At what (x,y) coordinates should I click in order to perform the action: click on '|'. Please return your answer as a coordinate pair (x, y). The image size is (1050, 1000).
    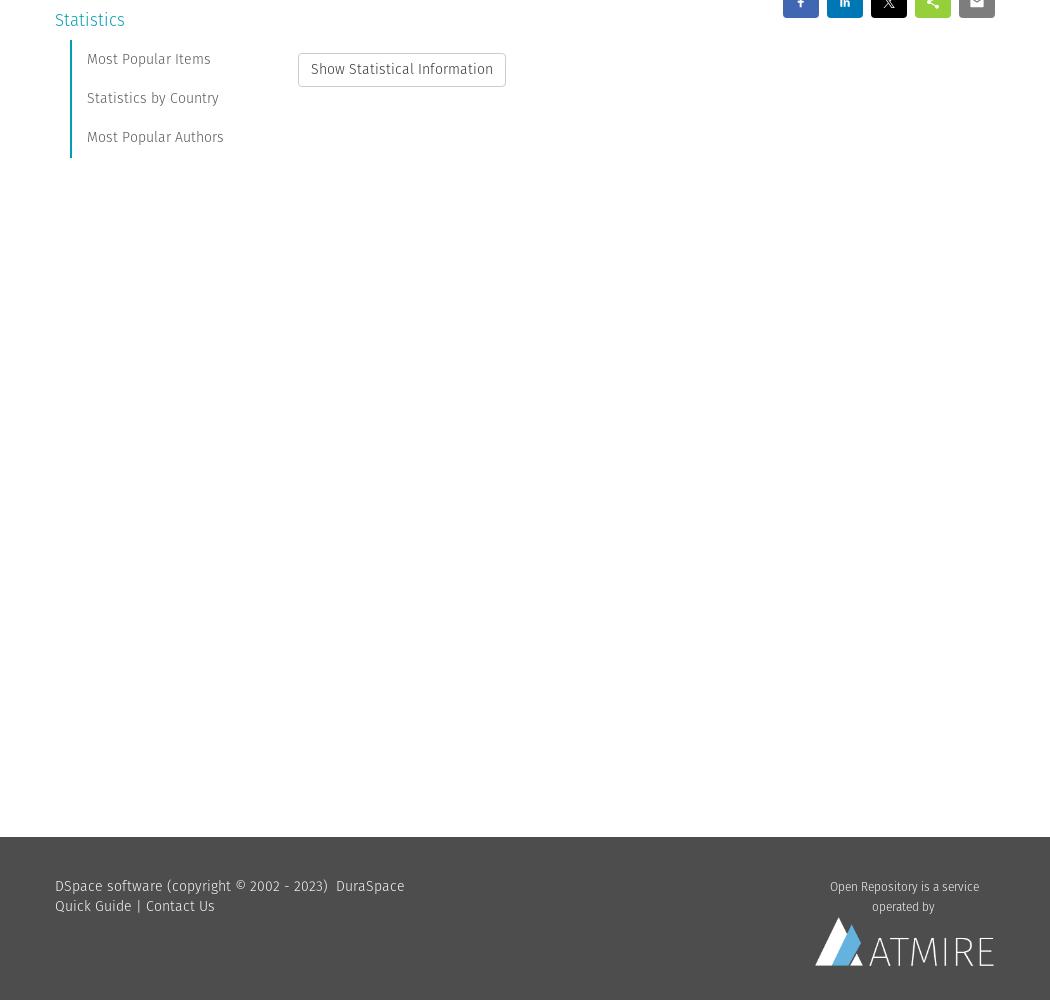
    Looking at the image, I should click on (130, 905).